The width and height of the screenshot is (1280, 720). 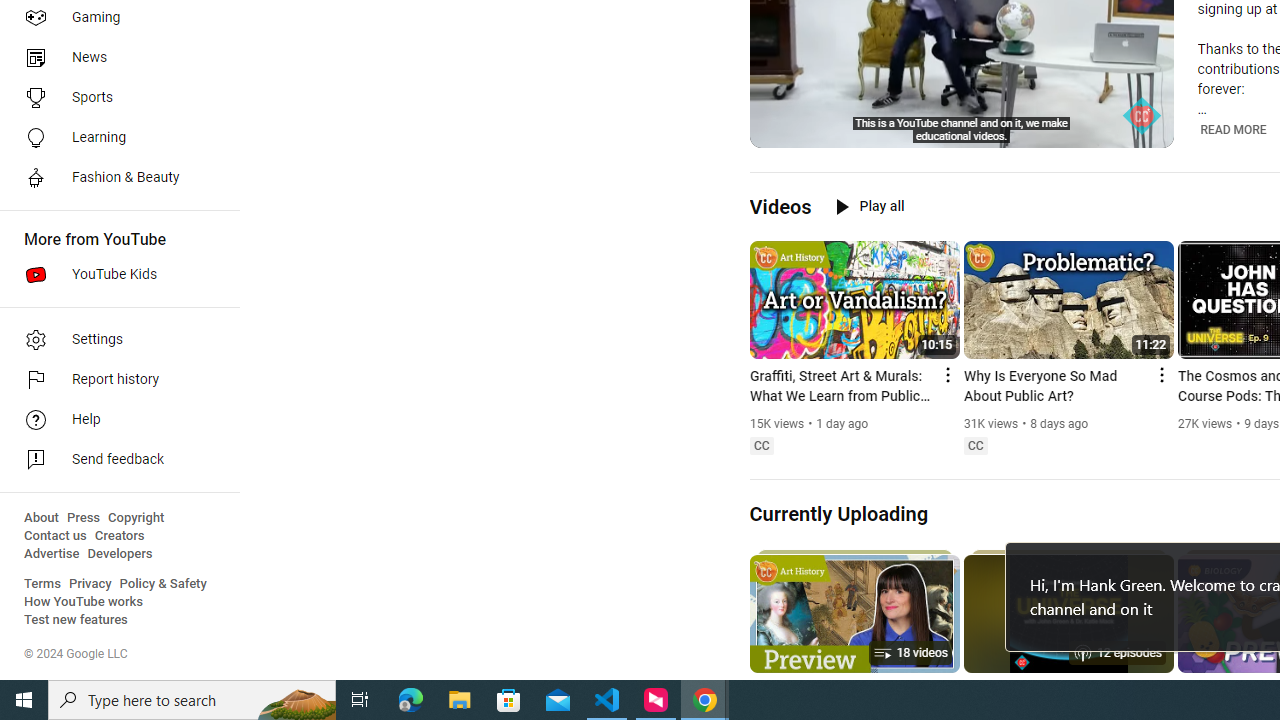 I want to click on 'Developers', so click(x=119, y=554).